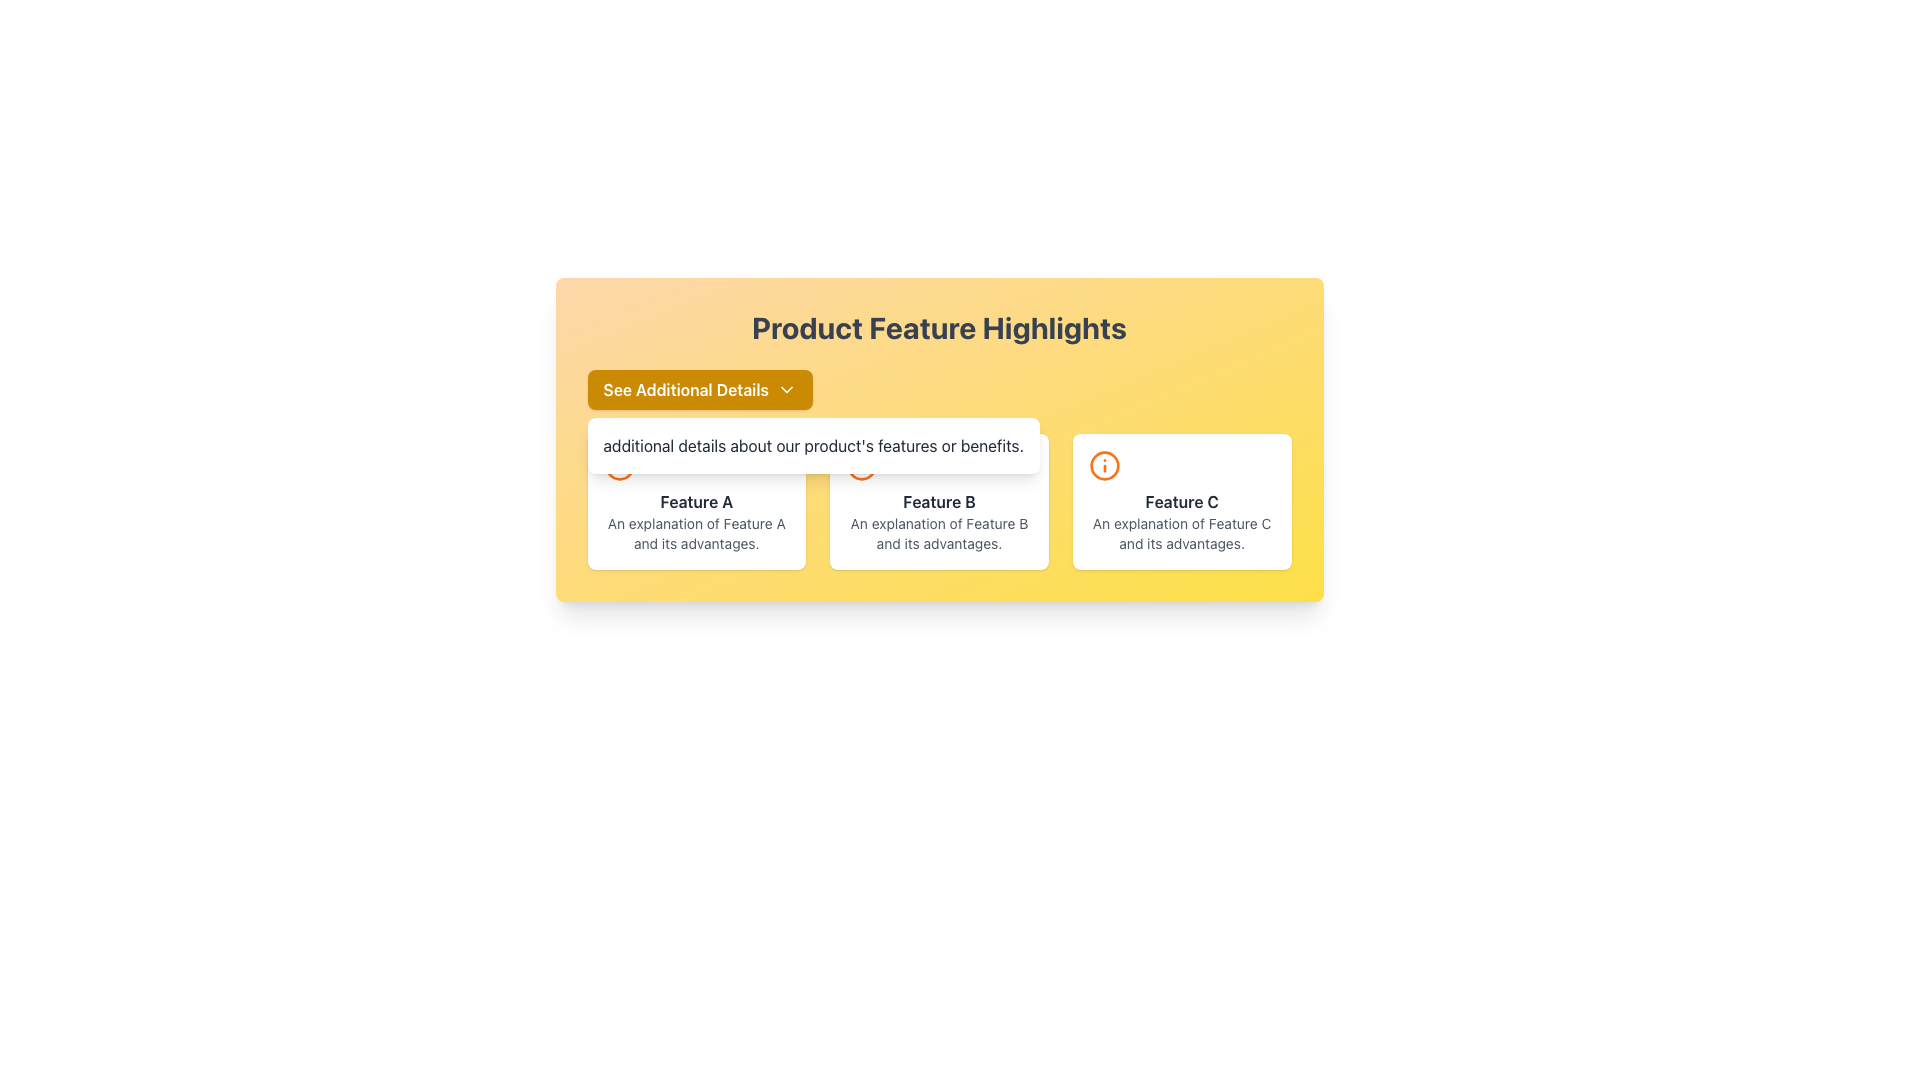 The width and height of the screenshot is (1920, 1080). I want to click on text label displaying 'Feature A' which is centrally aligned within the first feature's card in the 'Product Feature Highlights' section, so click(696, 500).